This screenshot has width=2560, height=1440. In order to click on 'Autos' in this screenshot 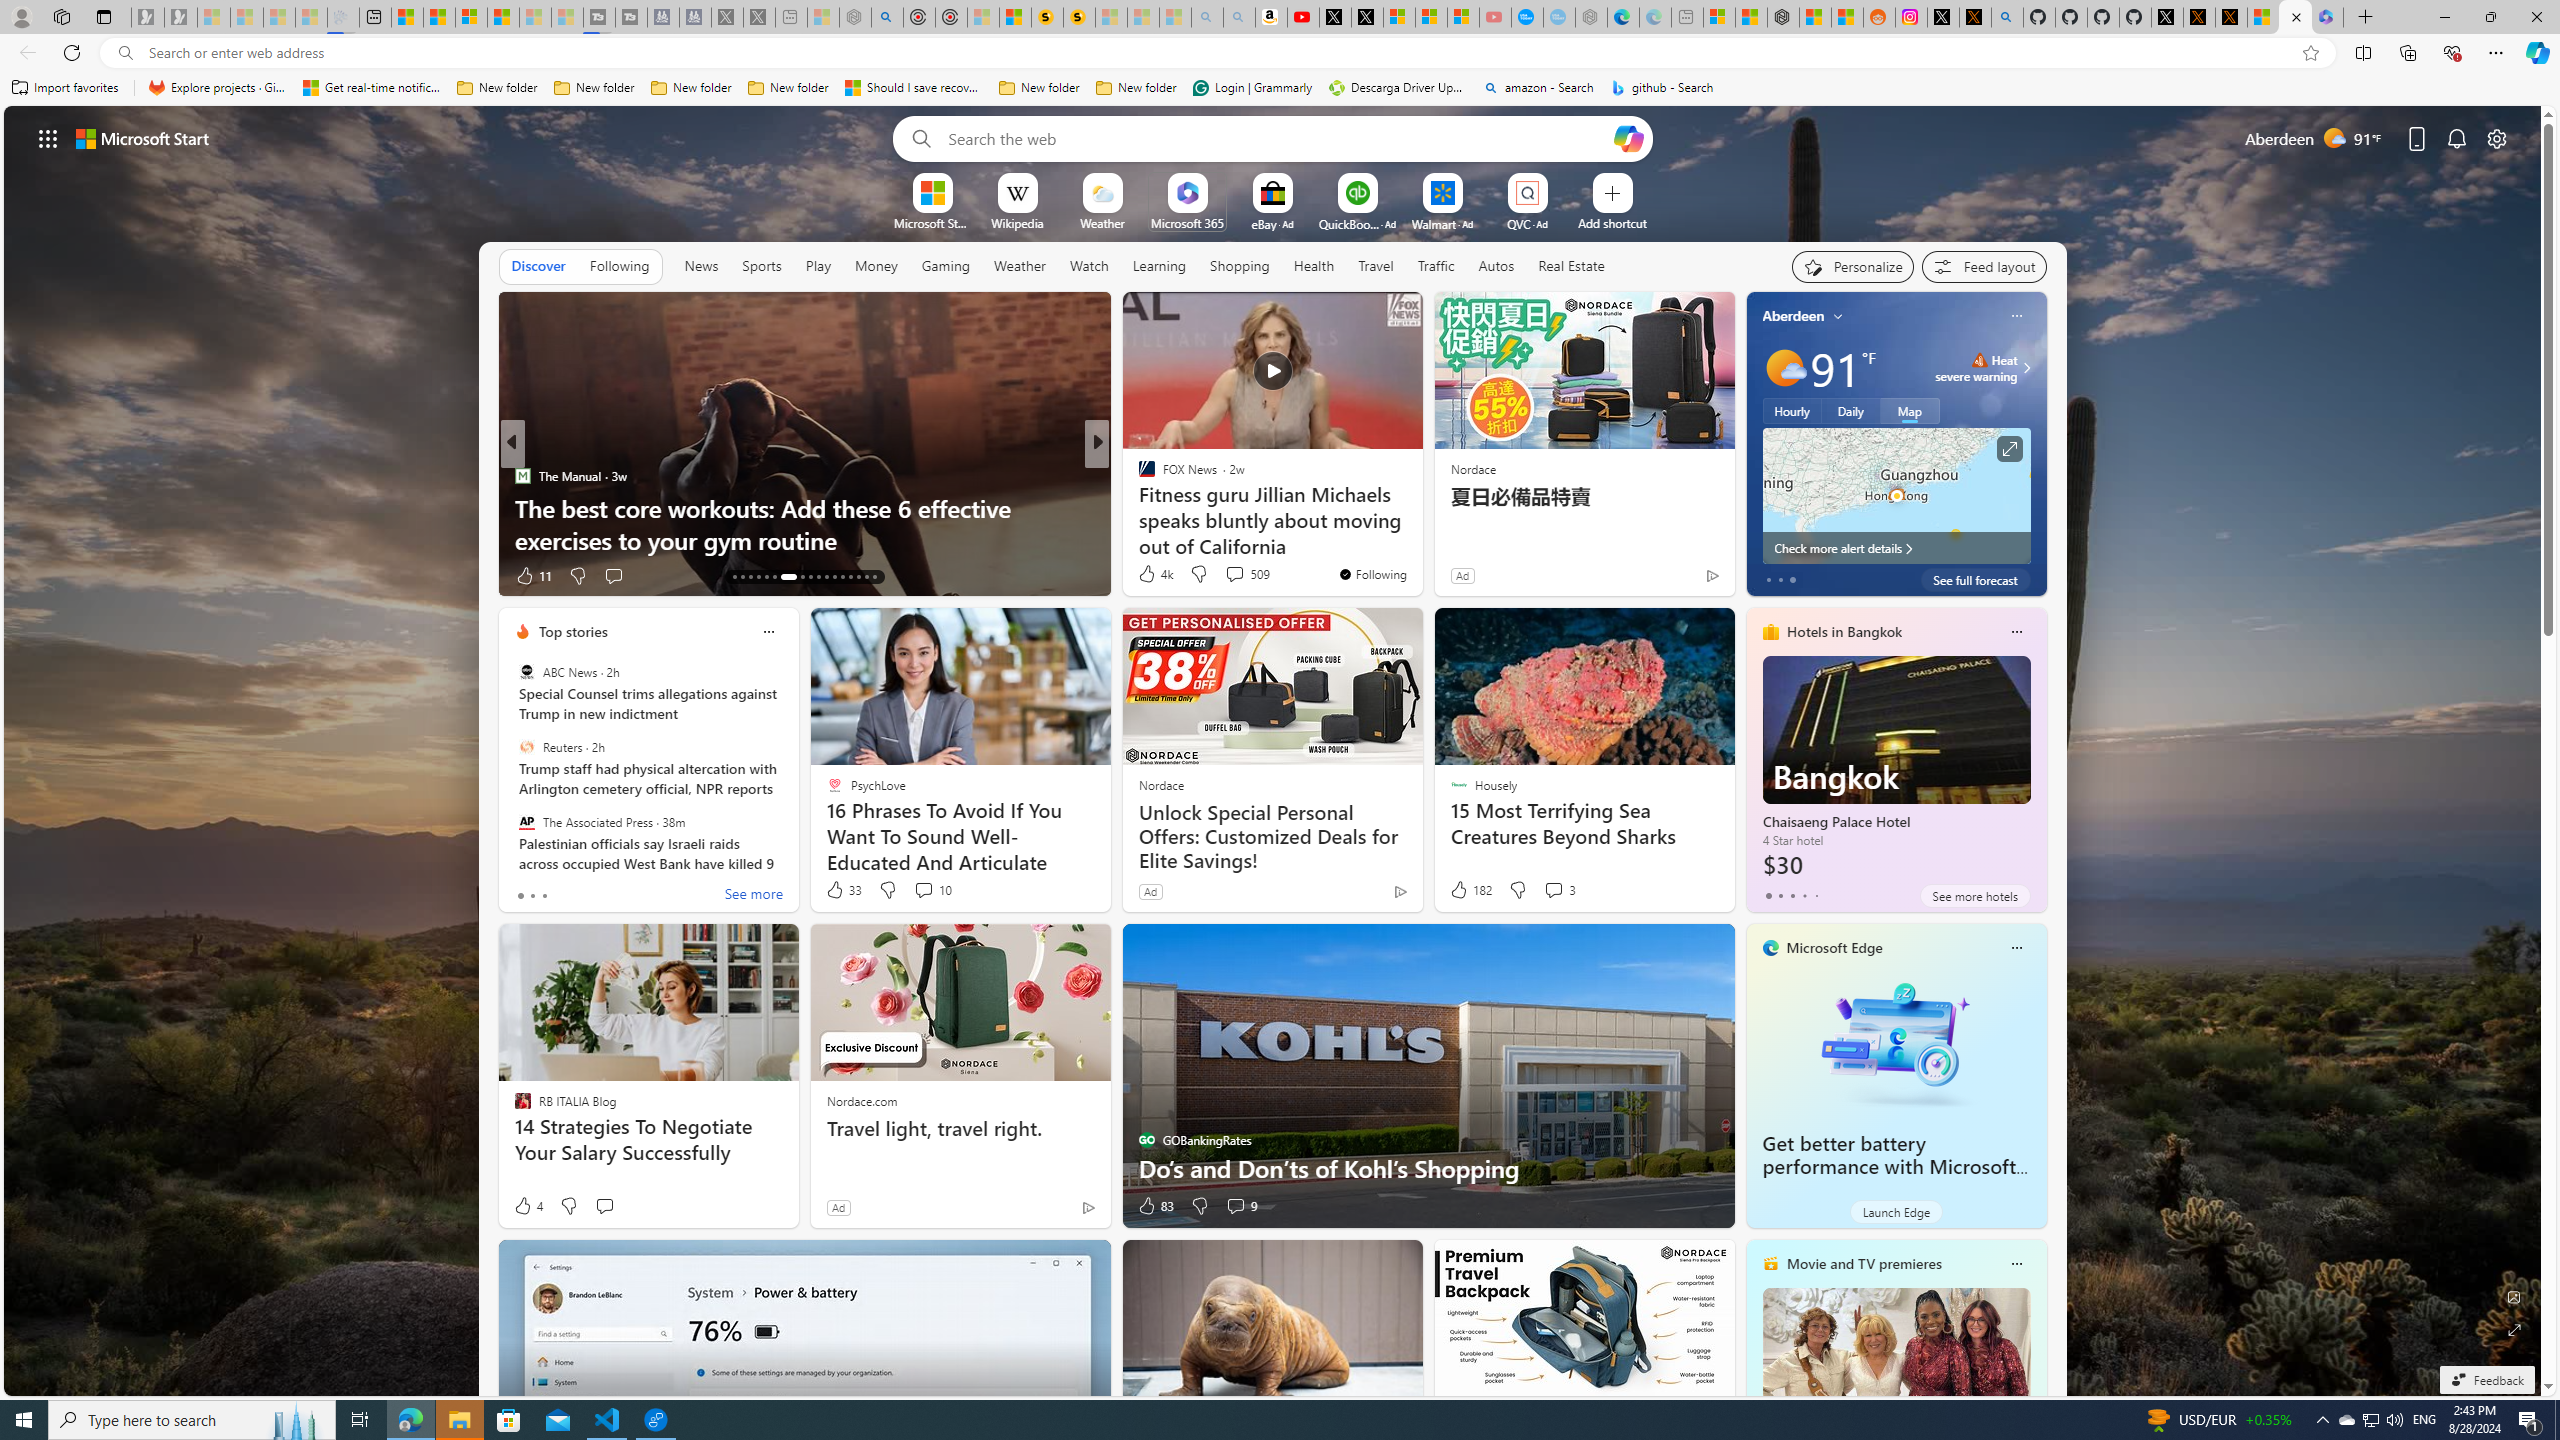, I will do `click(1496, 264)`.